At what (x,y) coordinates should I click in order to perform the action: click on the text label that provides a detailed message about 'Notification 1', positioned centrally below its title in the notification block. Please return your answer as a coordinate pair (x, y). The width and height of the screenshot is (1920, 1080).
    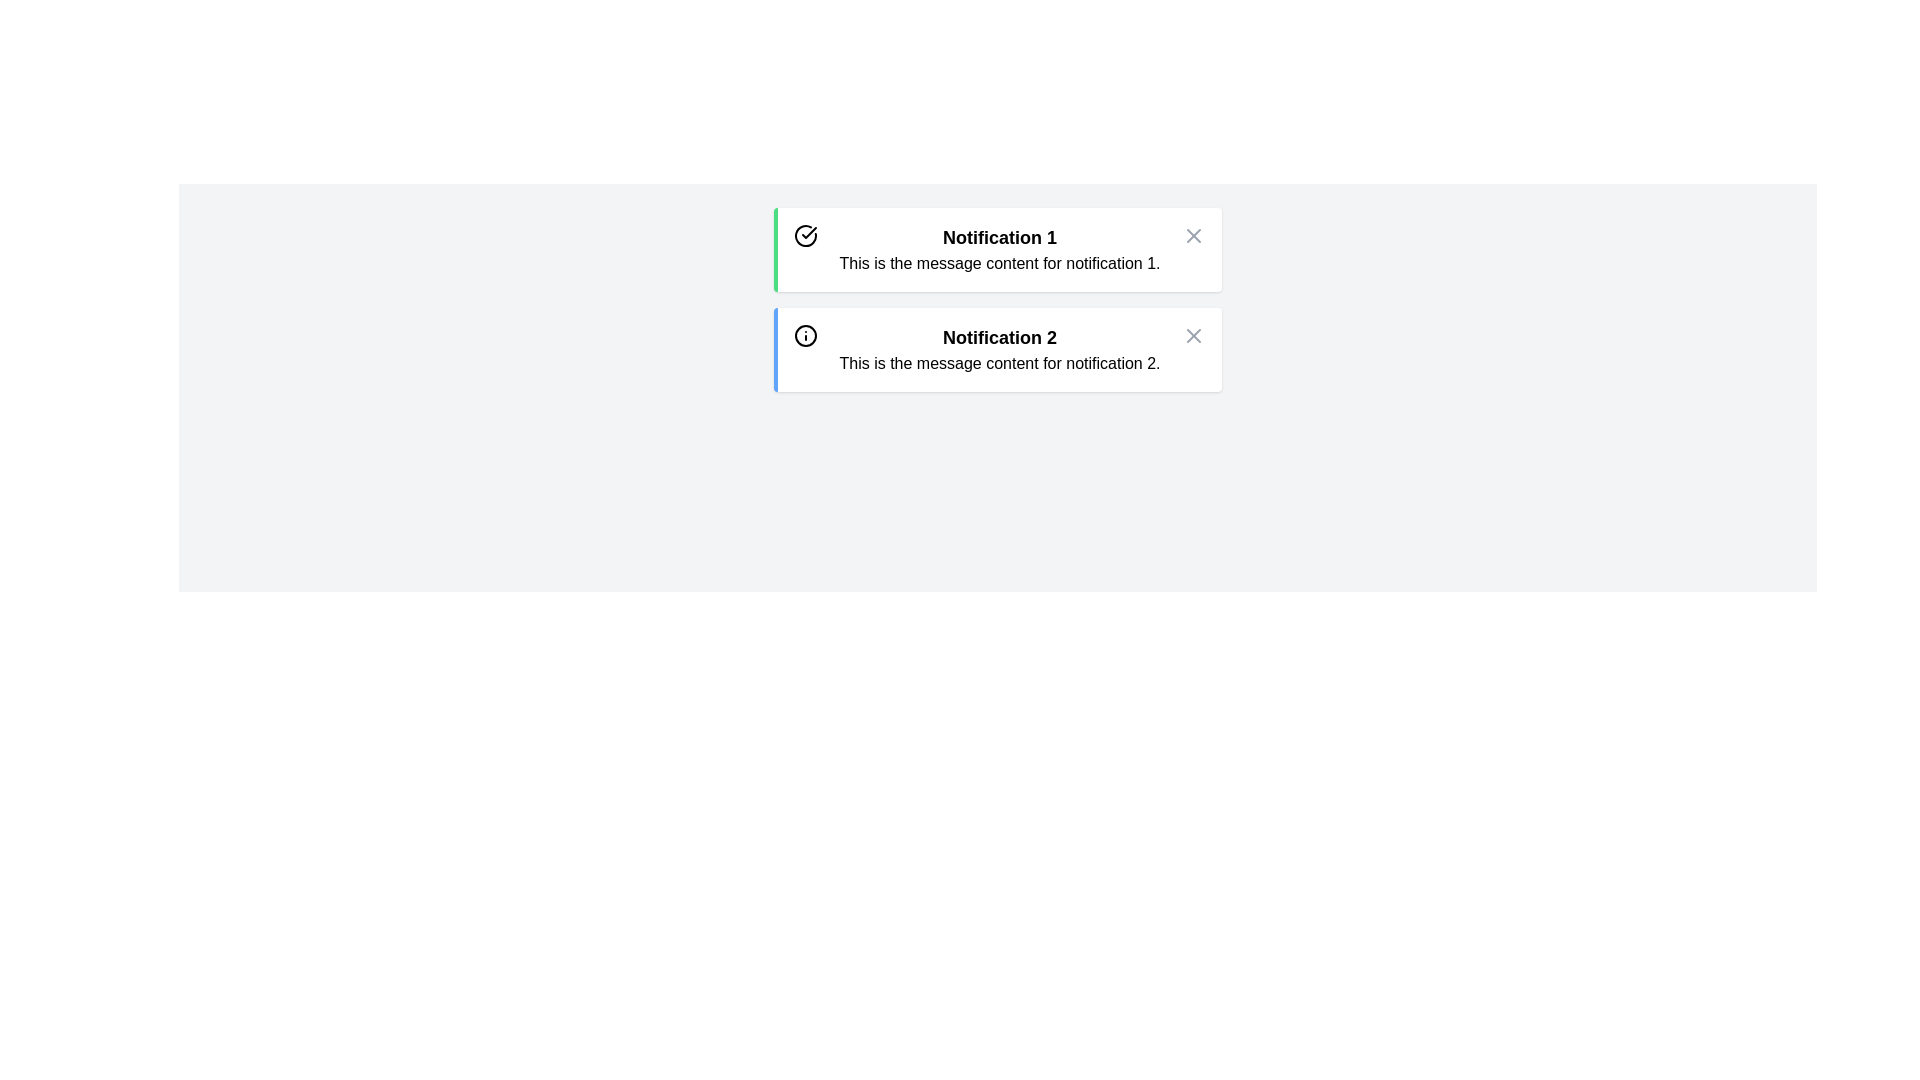
    Looking at the image, I should click on (999, 262).